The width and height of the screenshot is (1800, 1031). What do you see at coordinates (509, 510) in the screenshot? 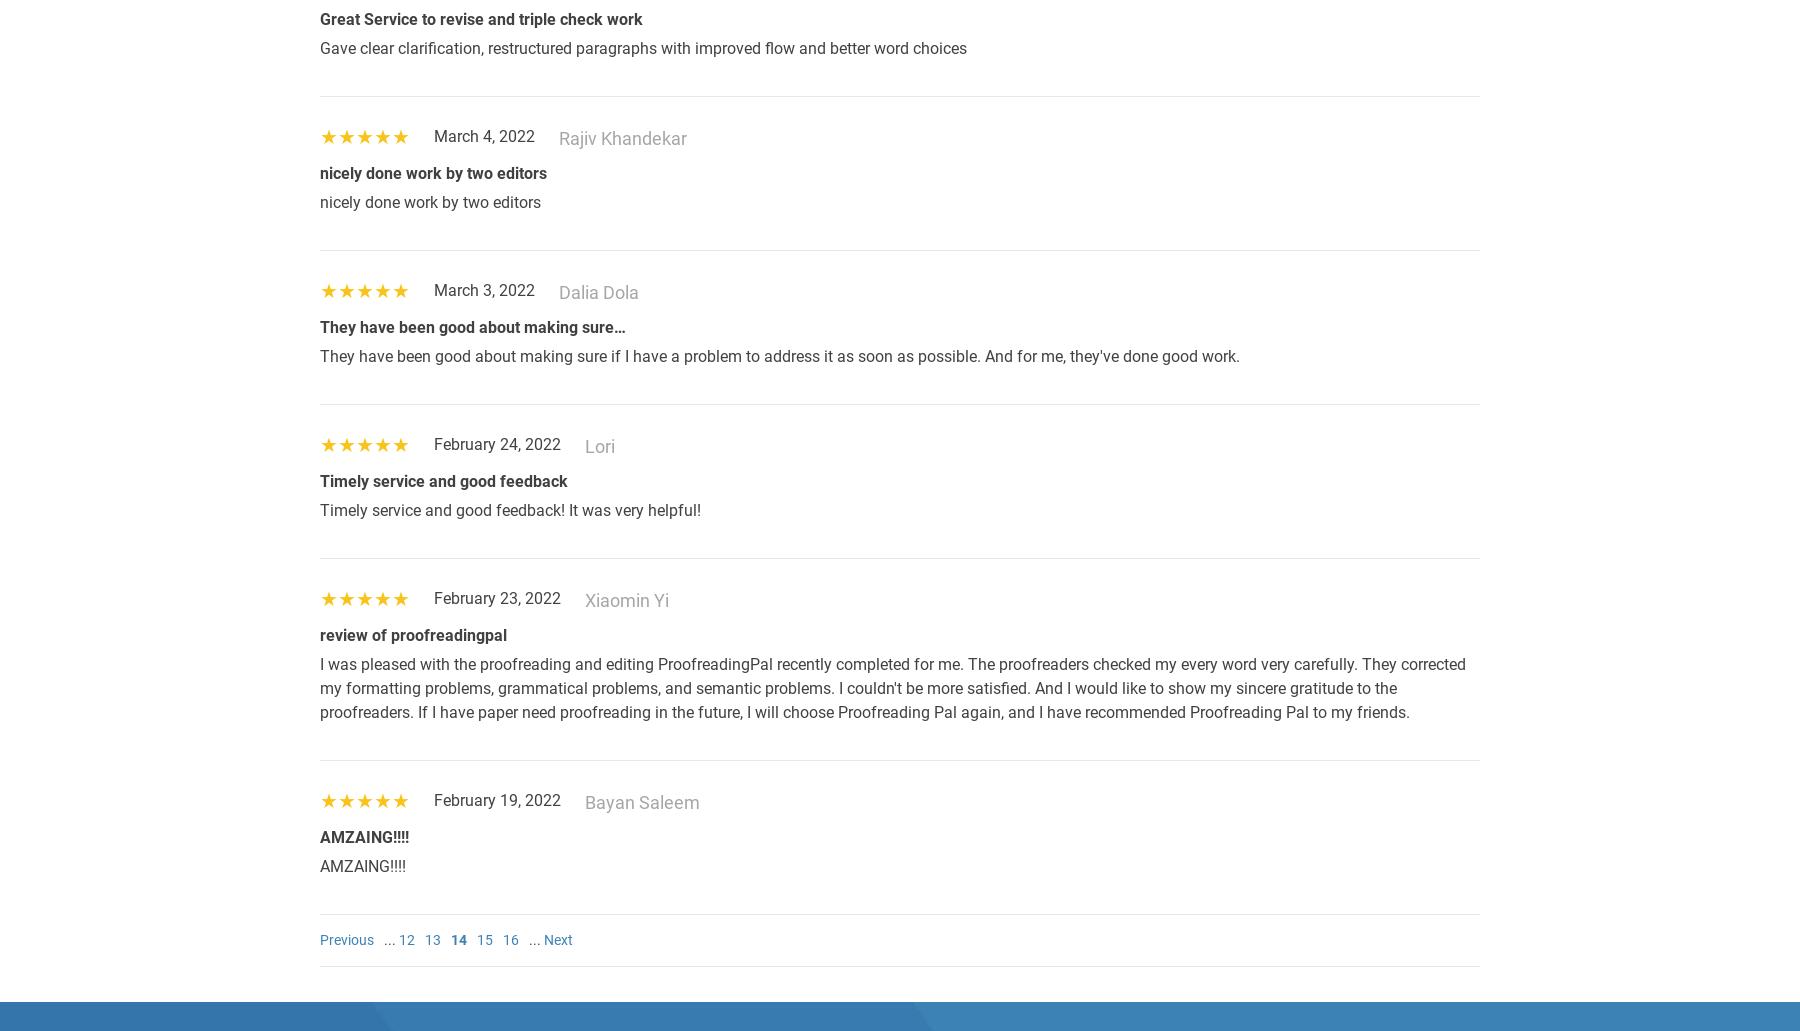
I see `'Timely service and good feedback! It was very helpful!'` at bounding box center [509, 510].